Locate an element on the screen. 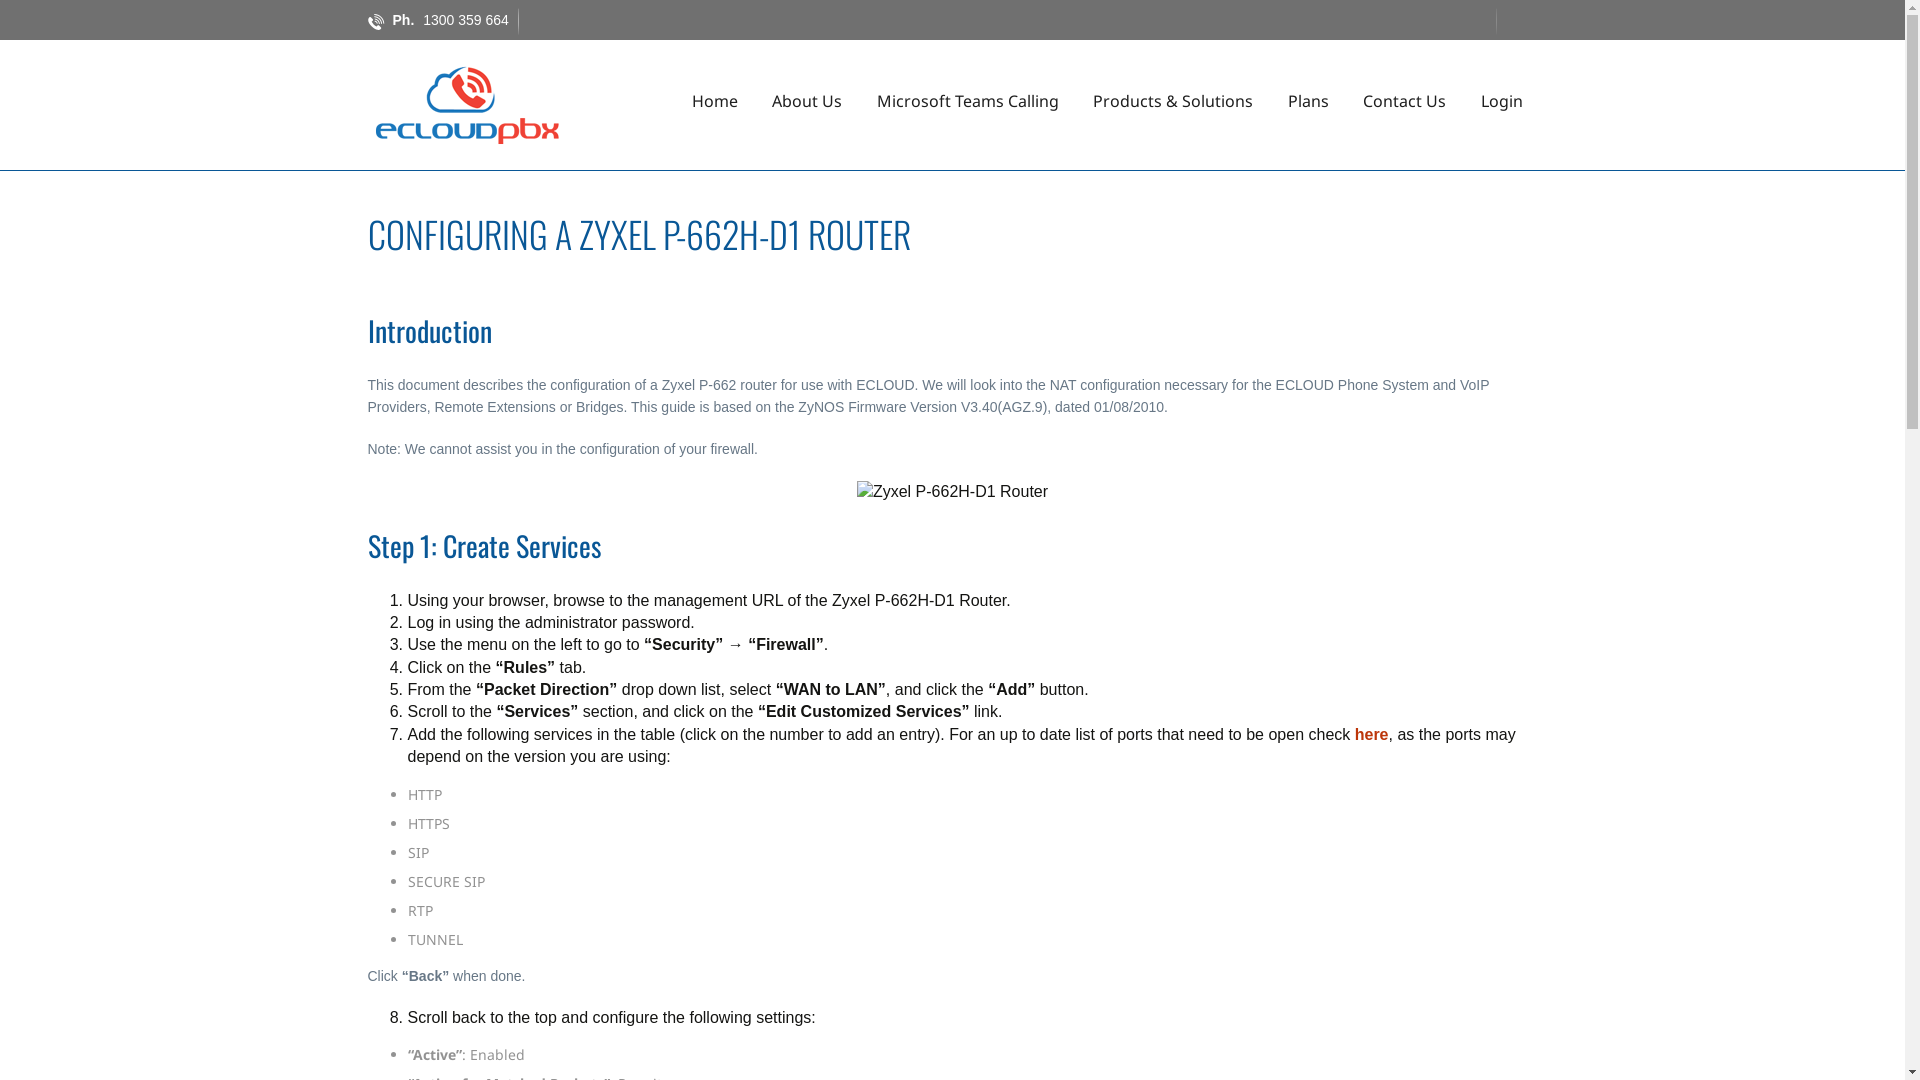  'Microsoft Teams Calling' is located at coordinates (968, 100).